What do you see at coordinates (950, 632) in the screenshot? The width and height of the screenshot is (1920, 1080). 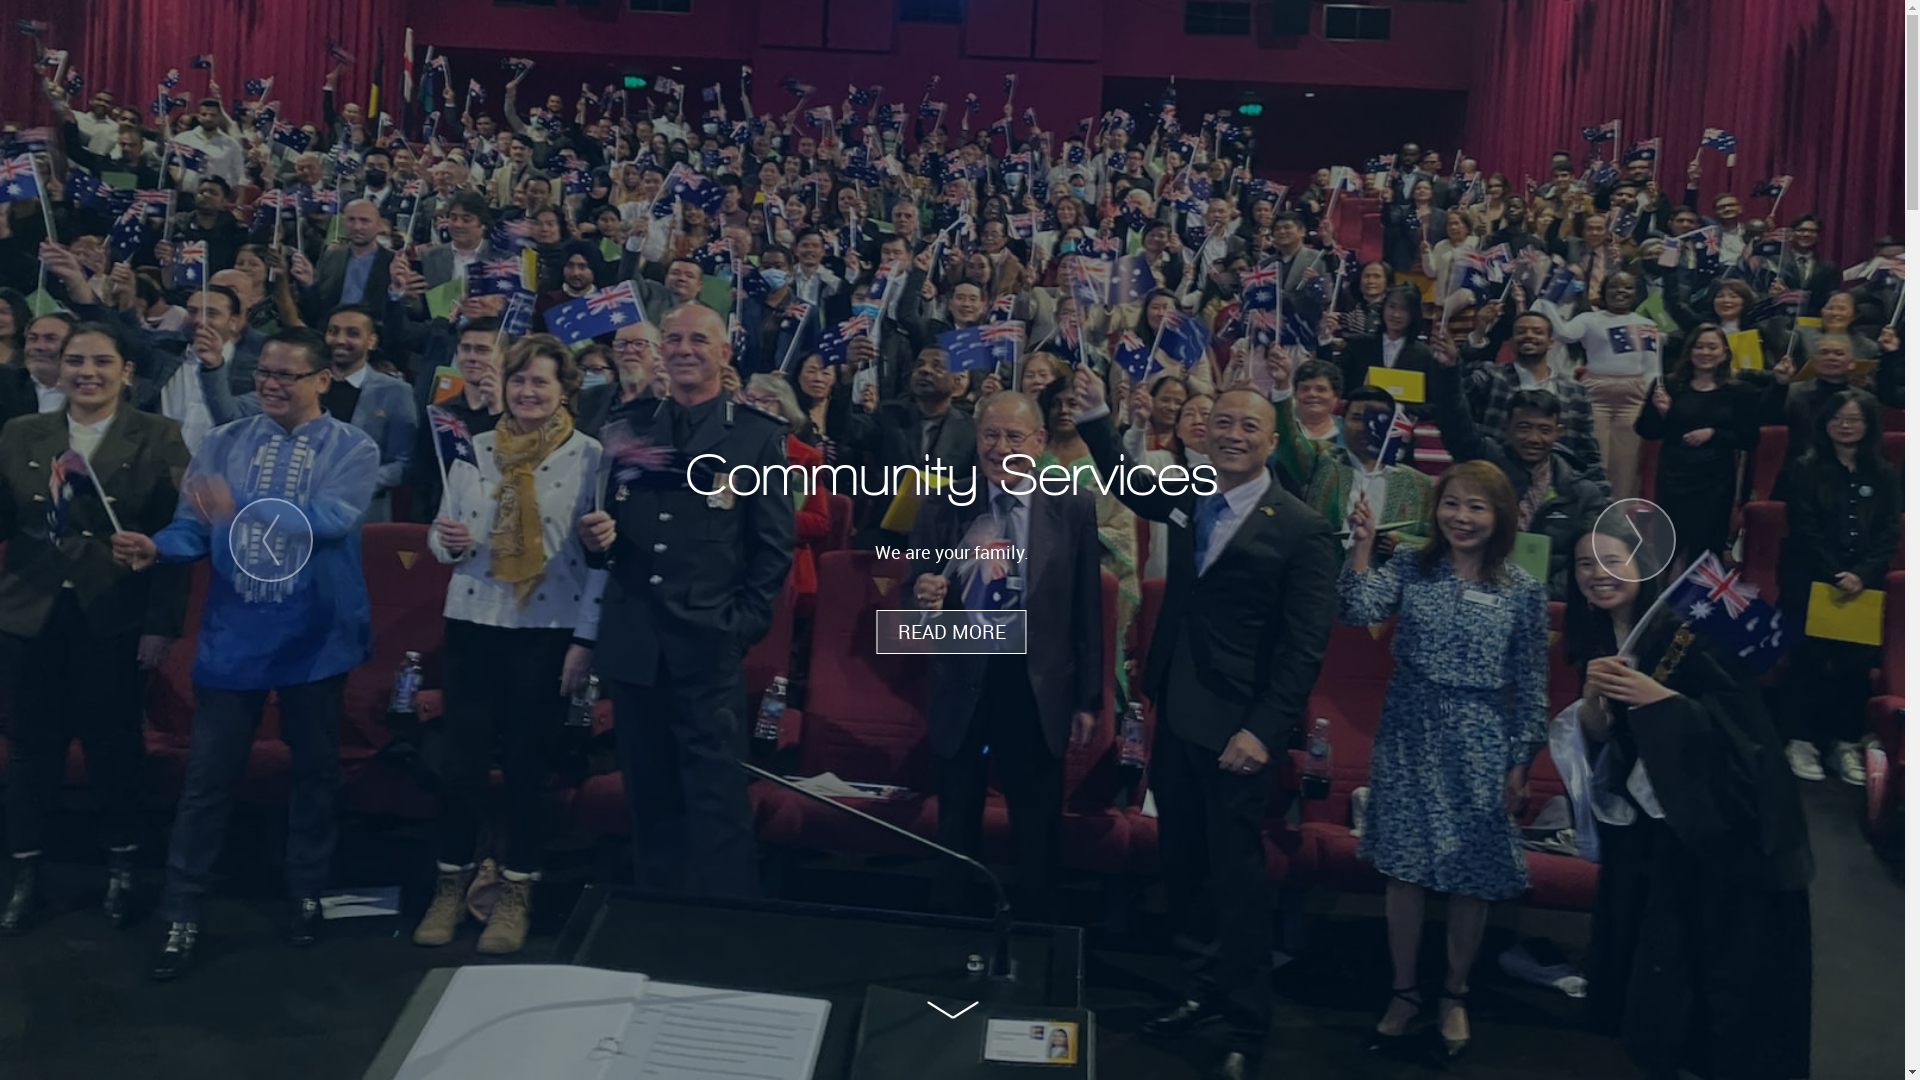 I see `'READ MORE'` at bounding box center [950, 632].